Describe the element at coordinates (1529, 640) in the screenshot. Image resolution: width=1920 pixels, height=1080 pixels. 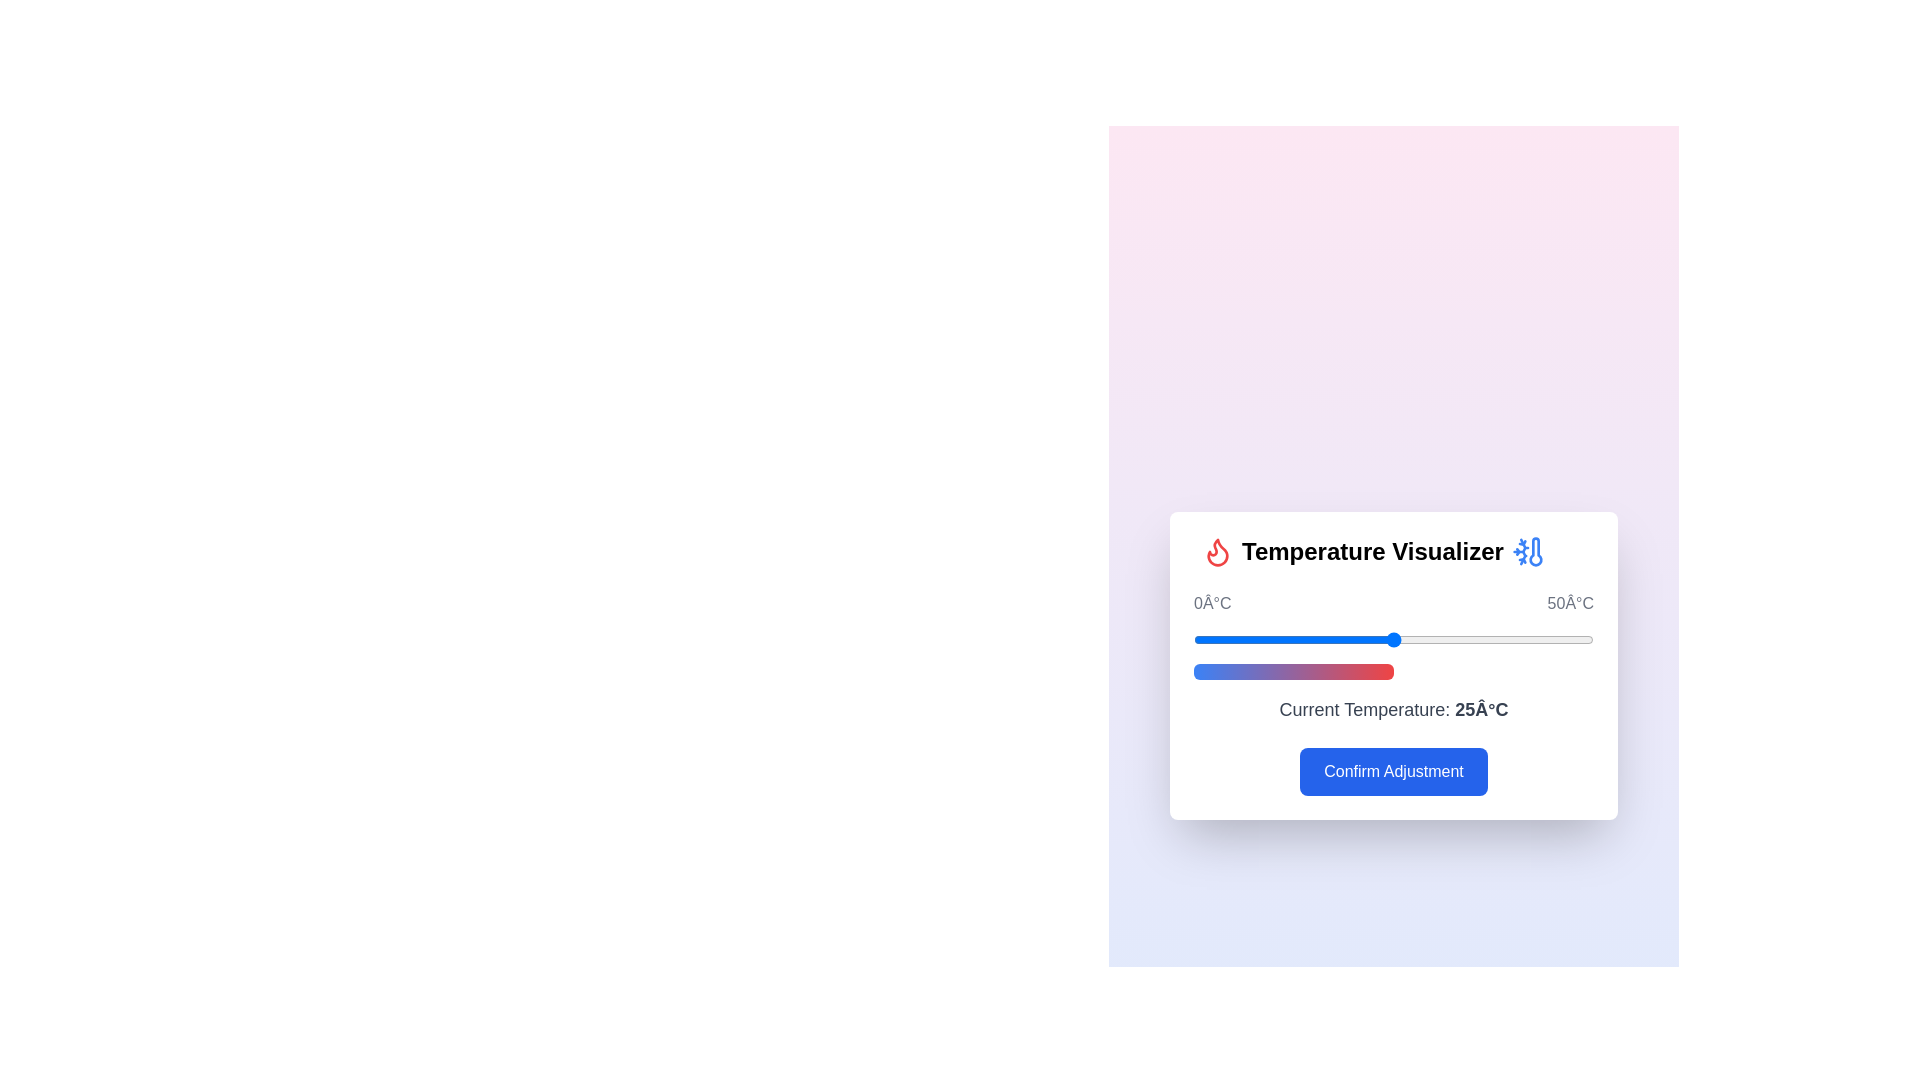
I see `the temperature slider to 42°C to observe the visual feedback` at that location.